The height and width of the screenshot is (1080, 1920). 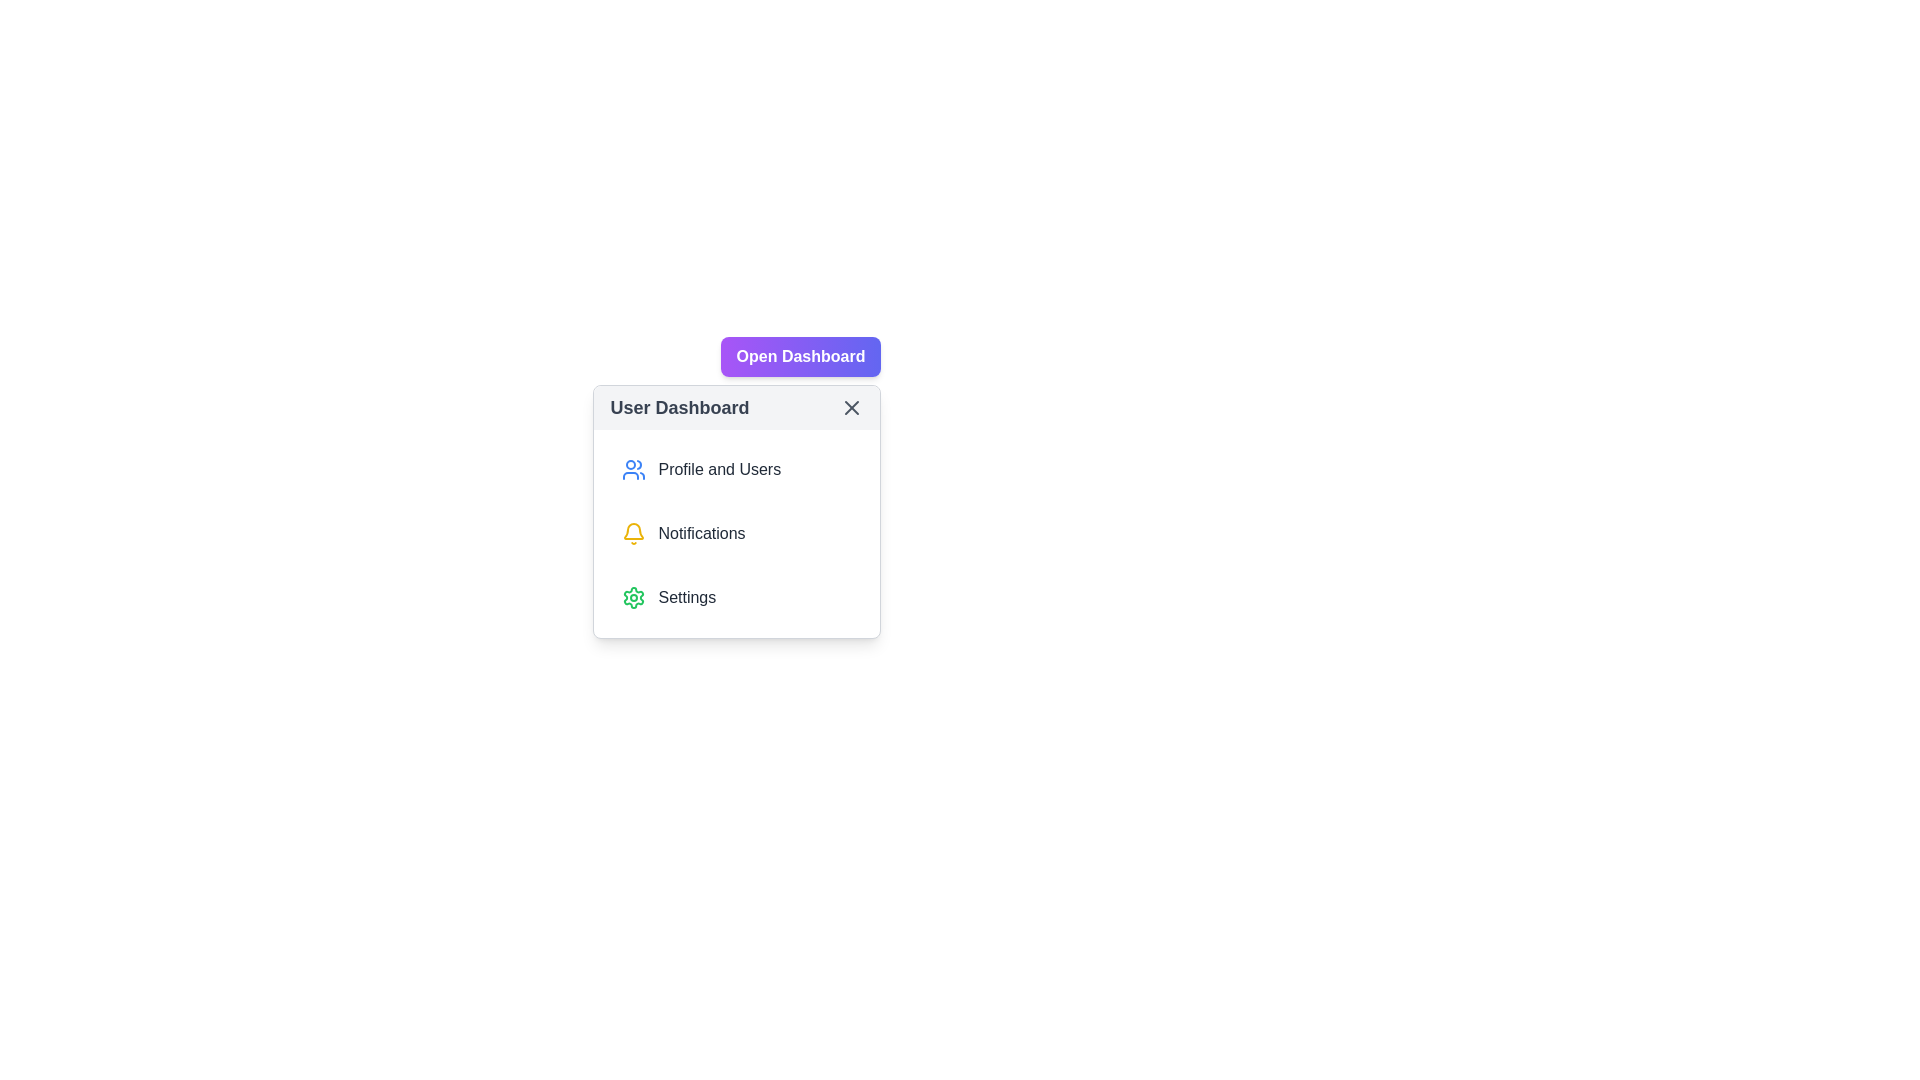 I want to click on the 'X' mark icon styled with two diagonal crossing lines located at the top-right corner of the 'User Dashboard' panel, so click(x=852, y=407).